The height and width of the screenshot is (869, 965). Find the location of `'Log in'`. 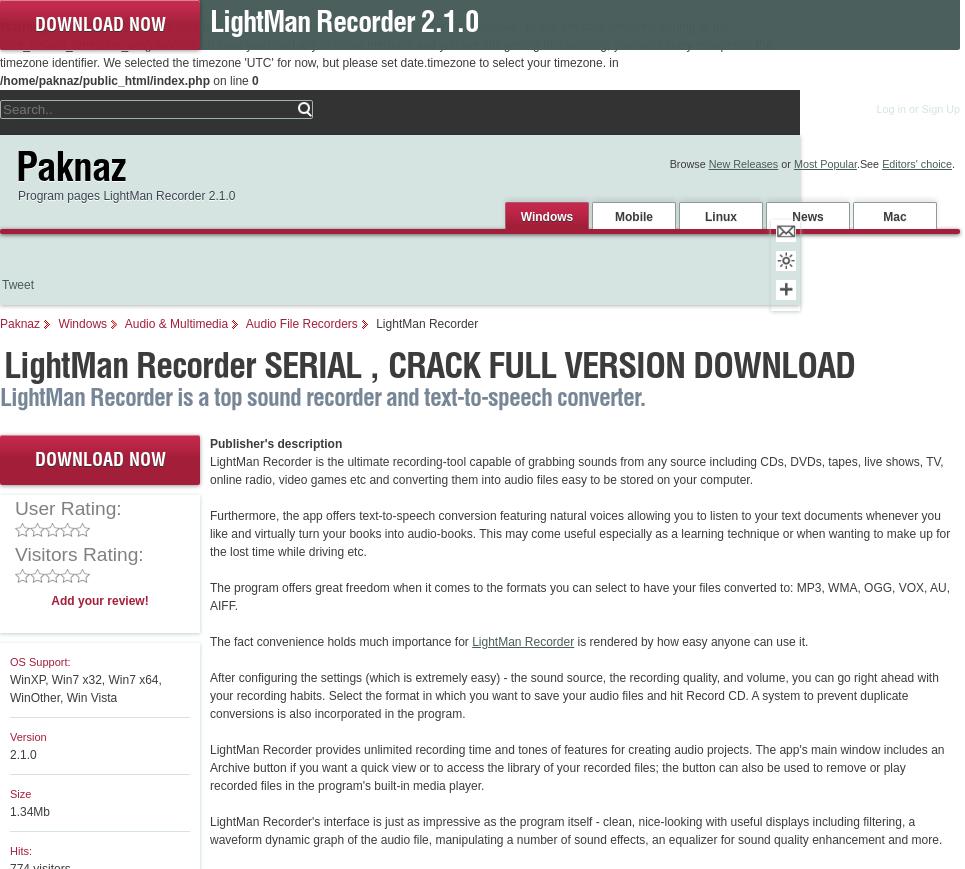

'Log in' is located at coordinates (890, 107).